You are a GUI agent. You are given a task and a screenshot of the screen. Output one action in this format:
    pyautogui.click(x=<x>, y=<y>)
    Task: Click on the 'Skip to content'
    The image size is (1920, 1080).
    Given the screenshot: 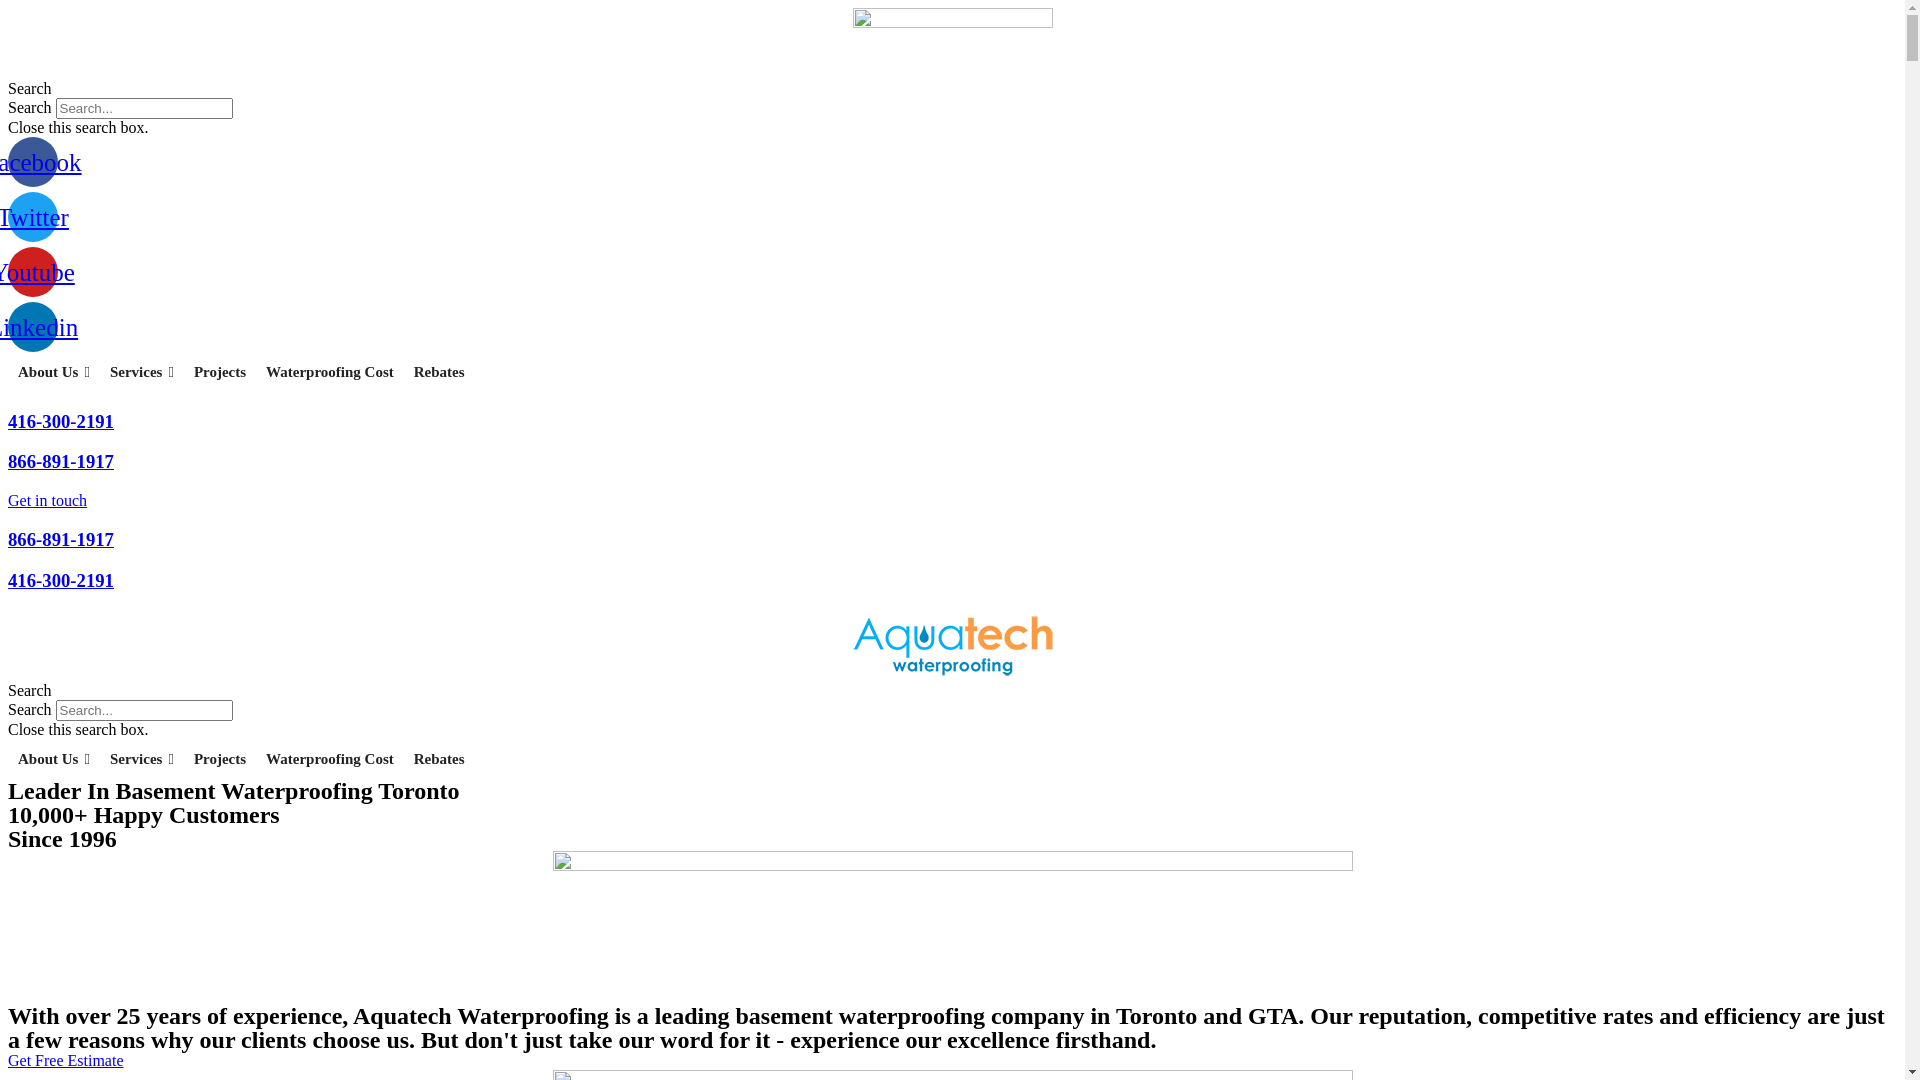 What is the action you would take?
    pyautogui.click(x=7, y=7)
    